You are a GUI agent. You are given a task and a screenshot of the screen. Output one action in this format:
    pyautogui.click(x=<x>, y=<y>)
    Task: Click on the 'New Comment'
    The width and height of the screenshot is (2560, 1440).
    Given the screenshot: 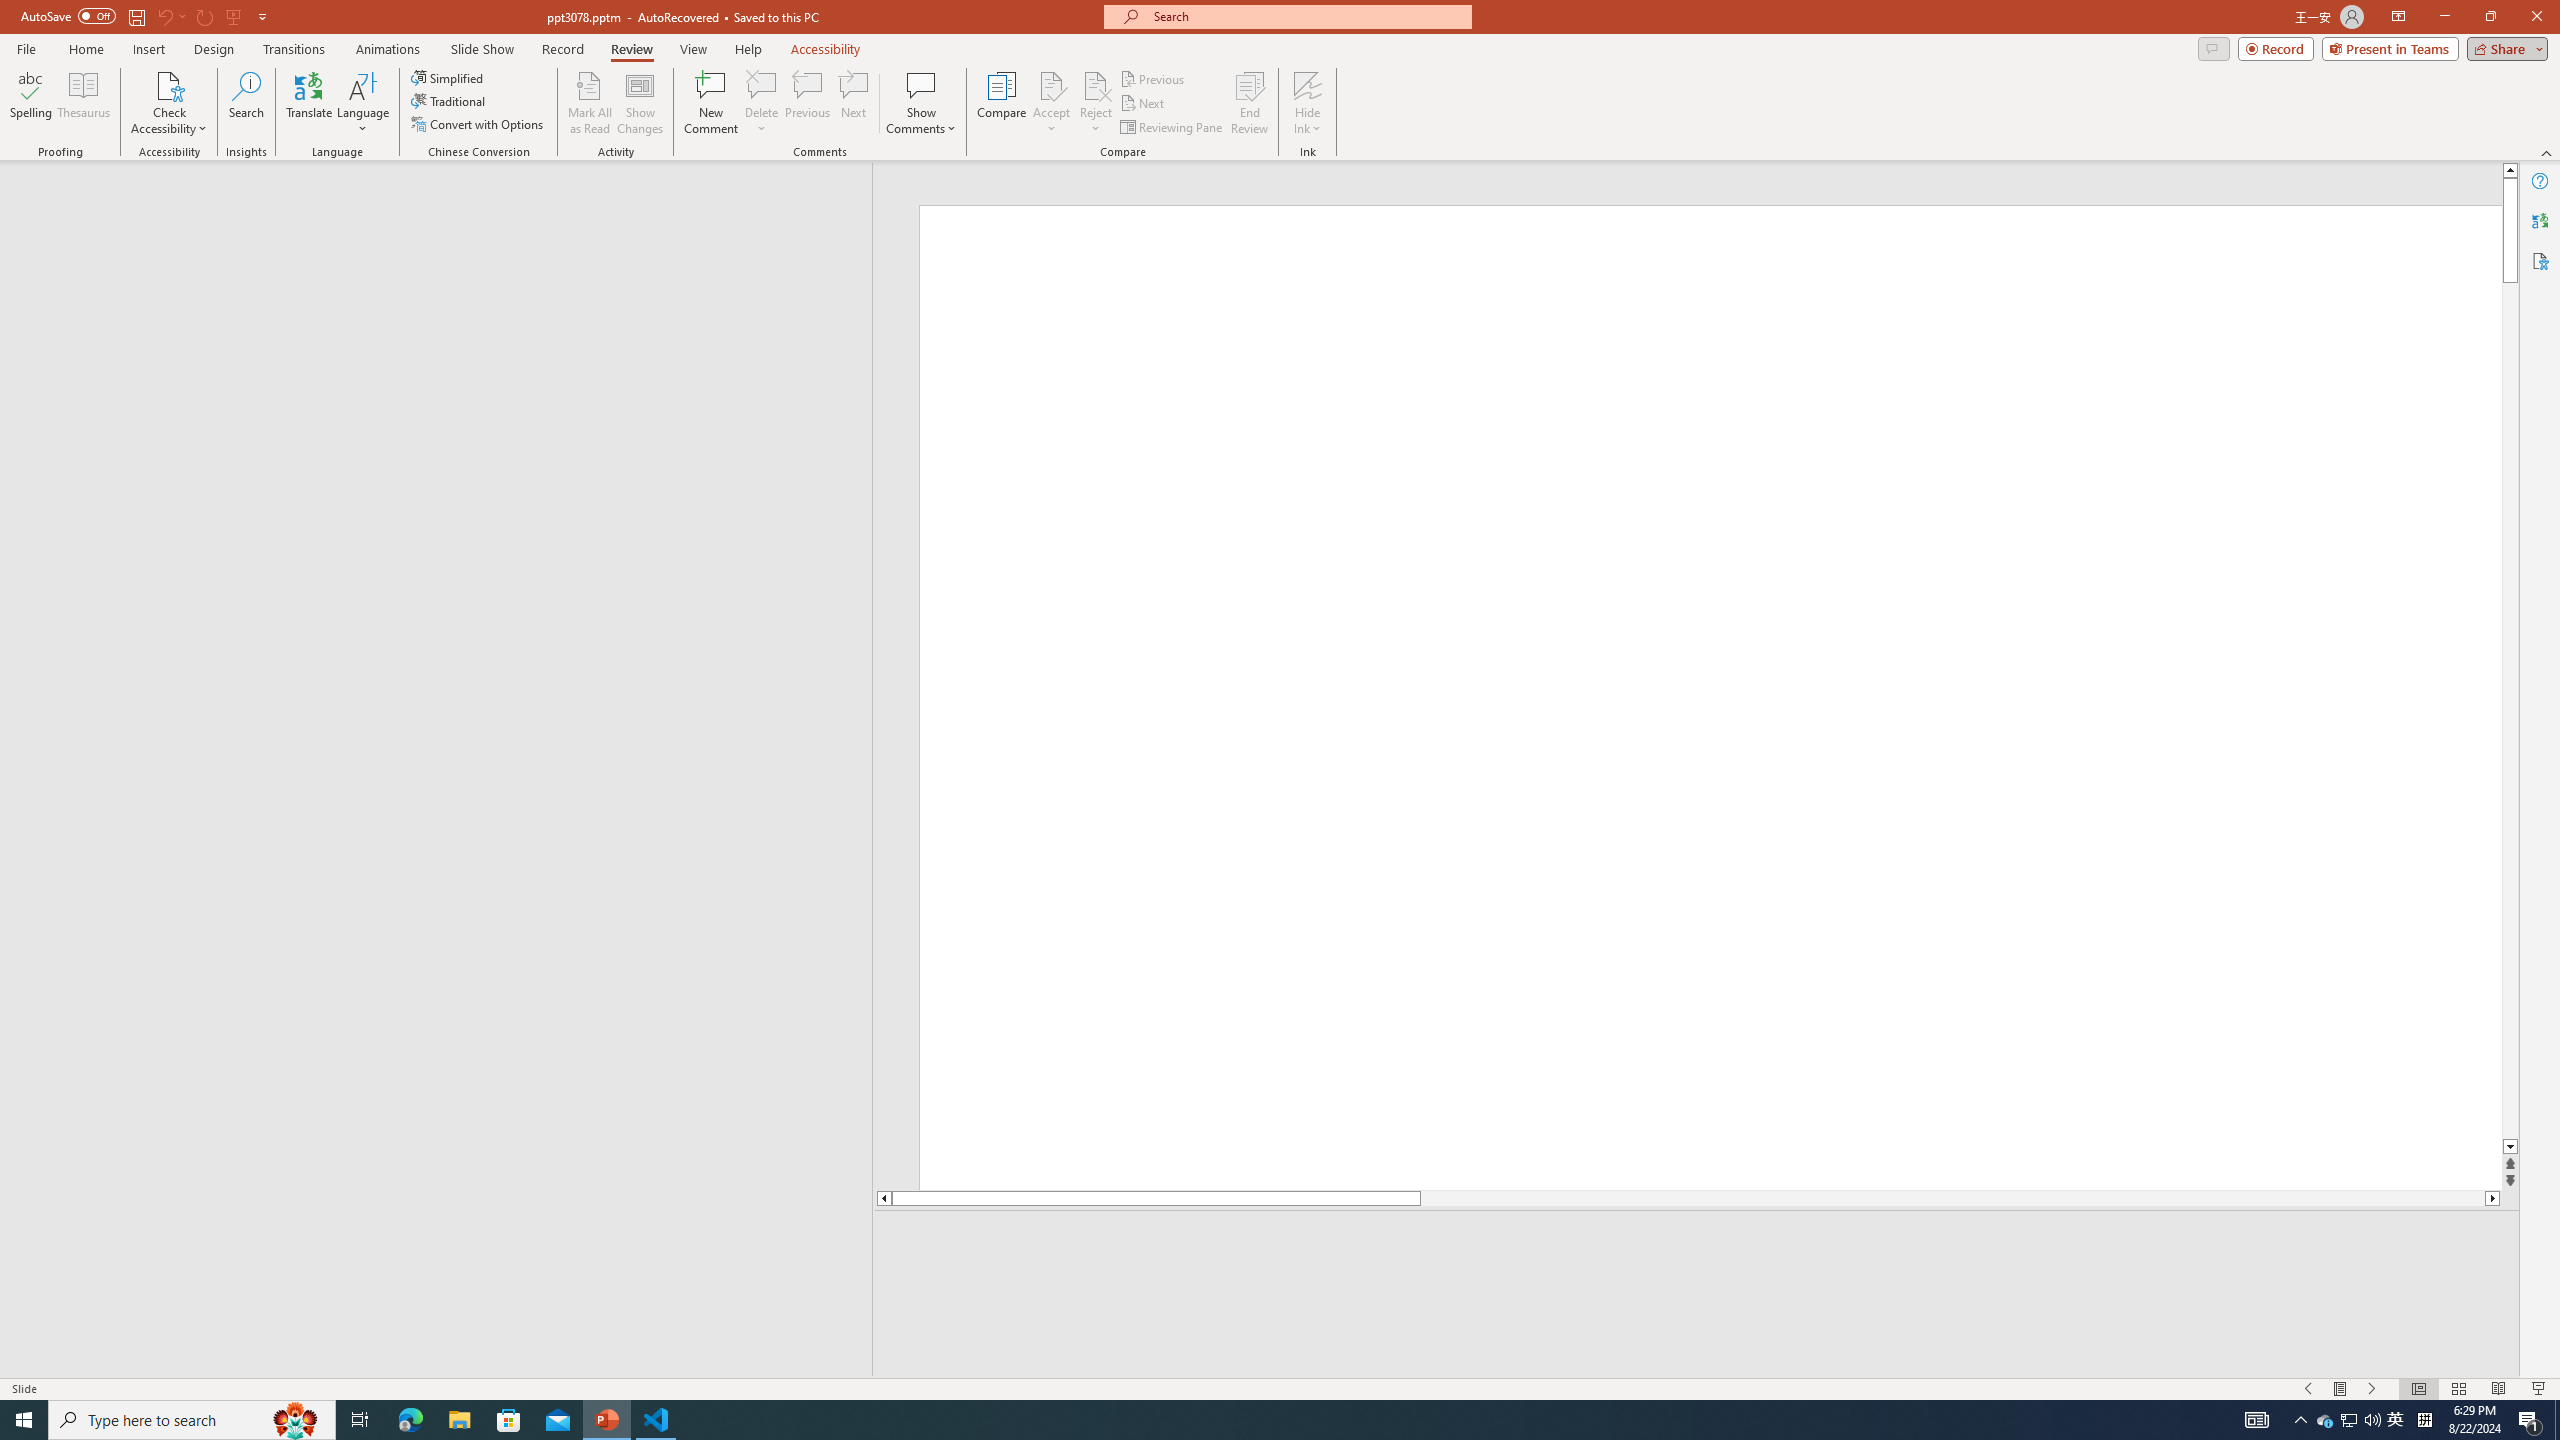 What is the action you would take?
    pyautogui.click(x=709, y=103)
    